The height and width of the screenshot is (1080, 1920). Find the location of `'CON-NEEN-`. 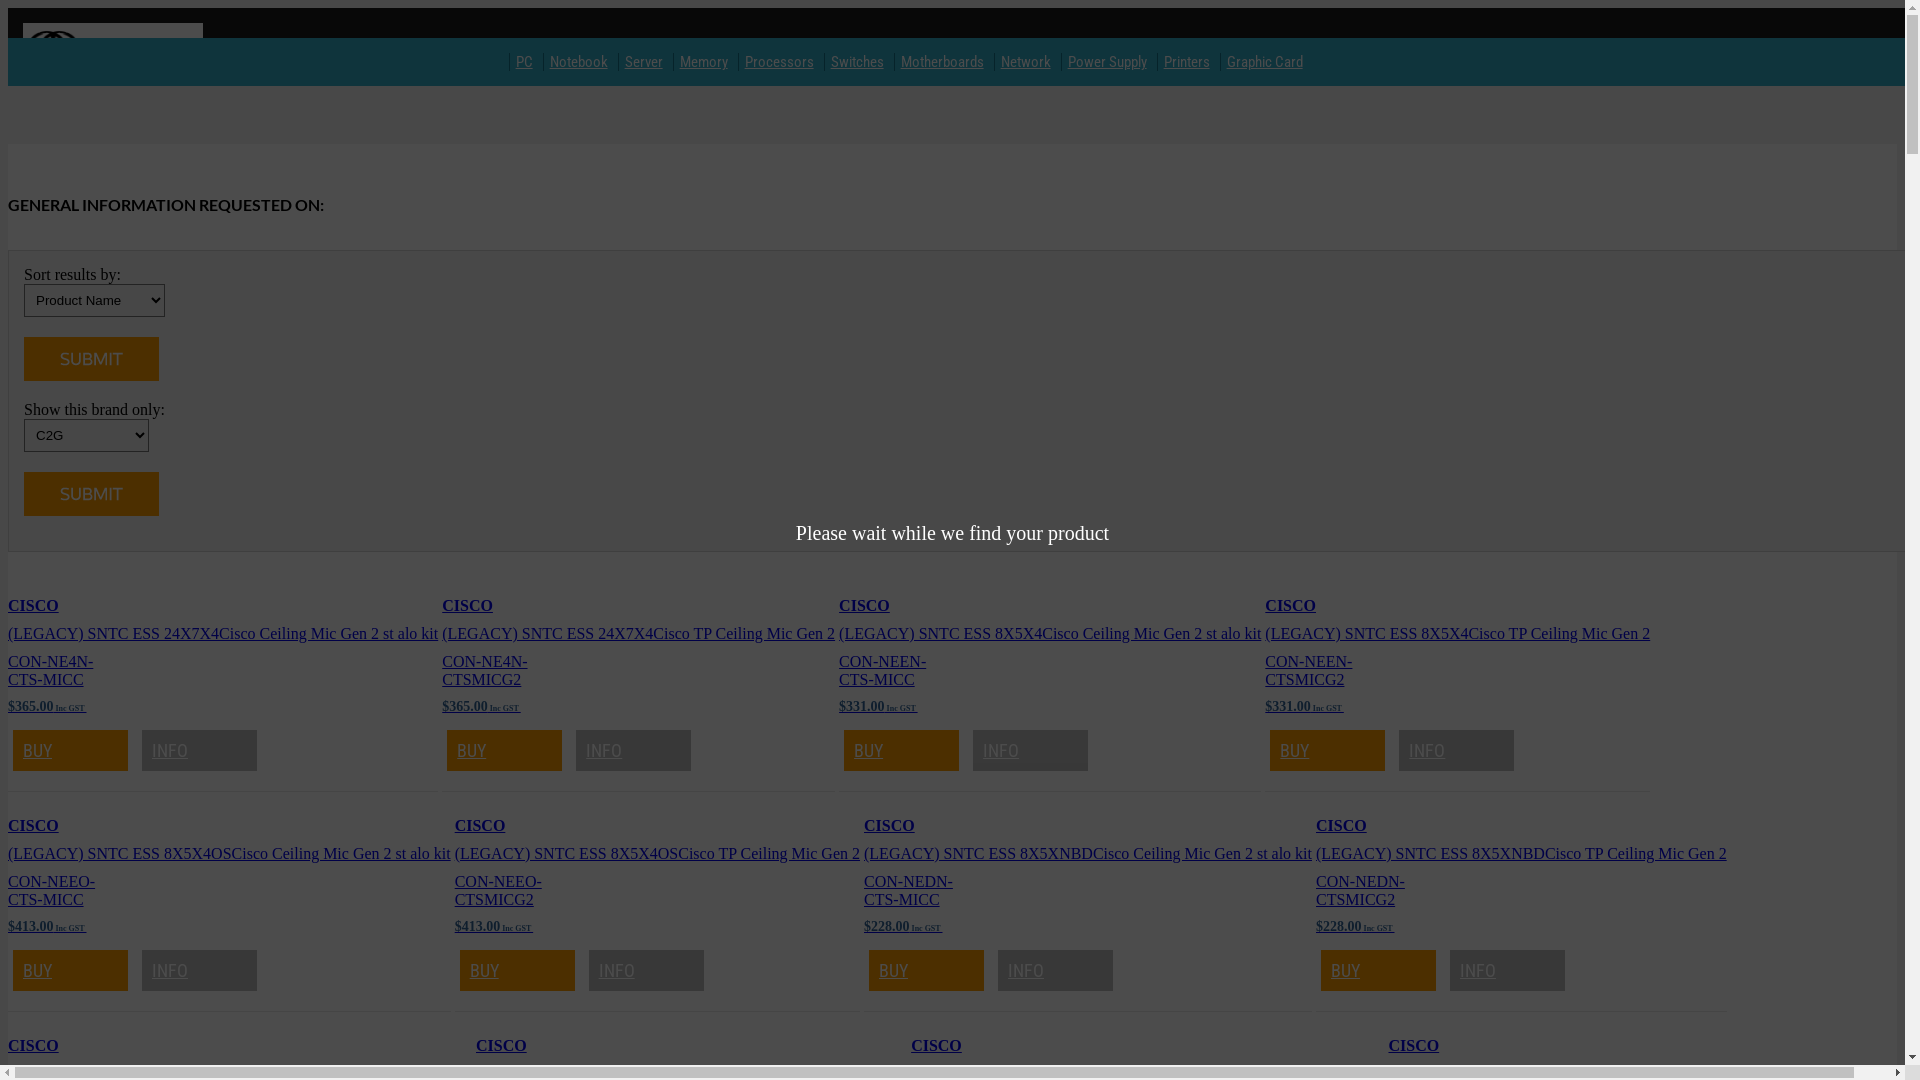

'CON-NEEN- is located at coordinates (1264, 670).